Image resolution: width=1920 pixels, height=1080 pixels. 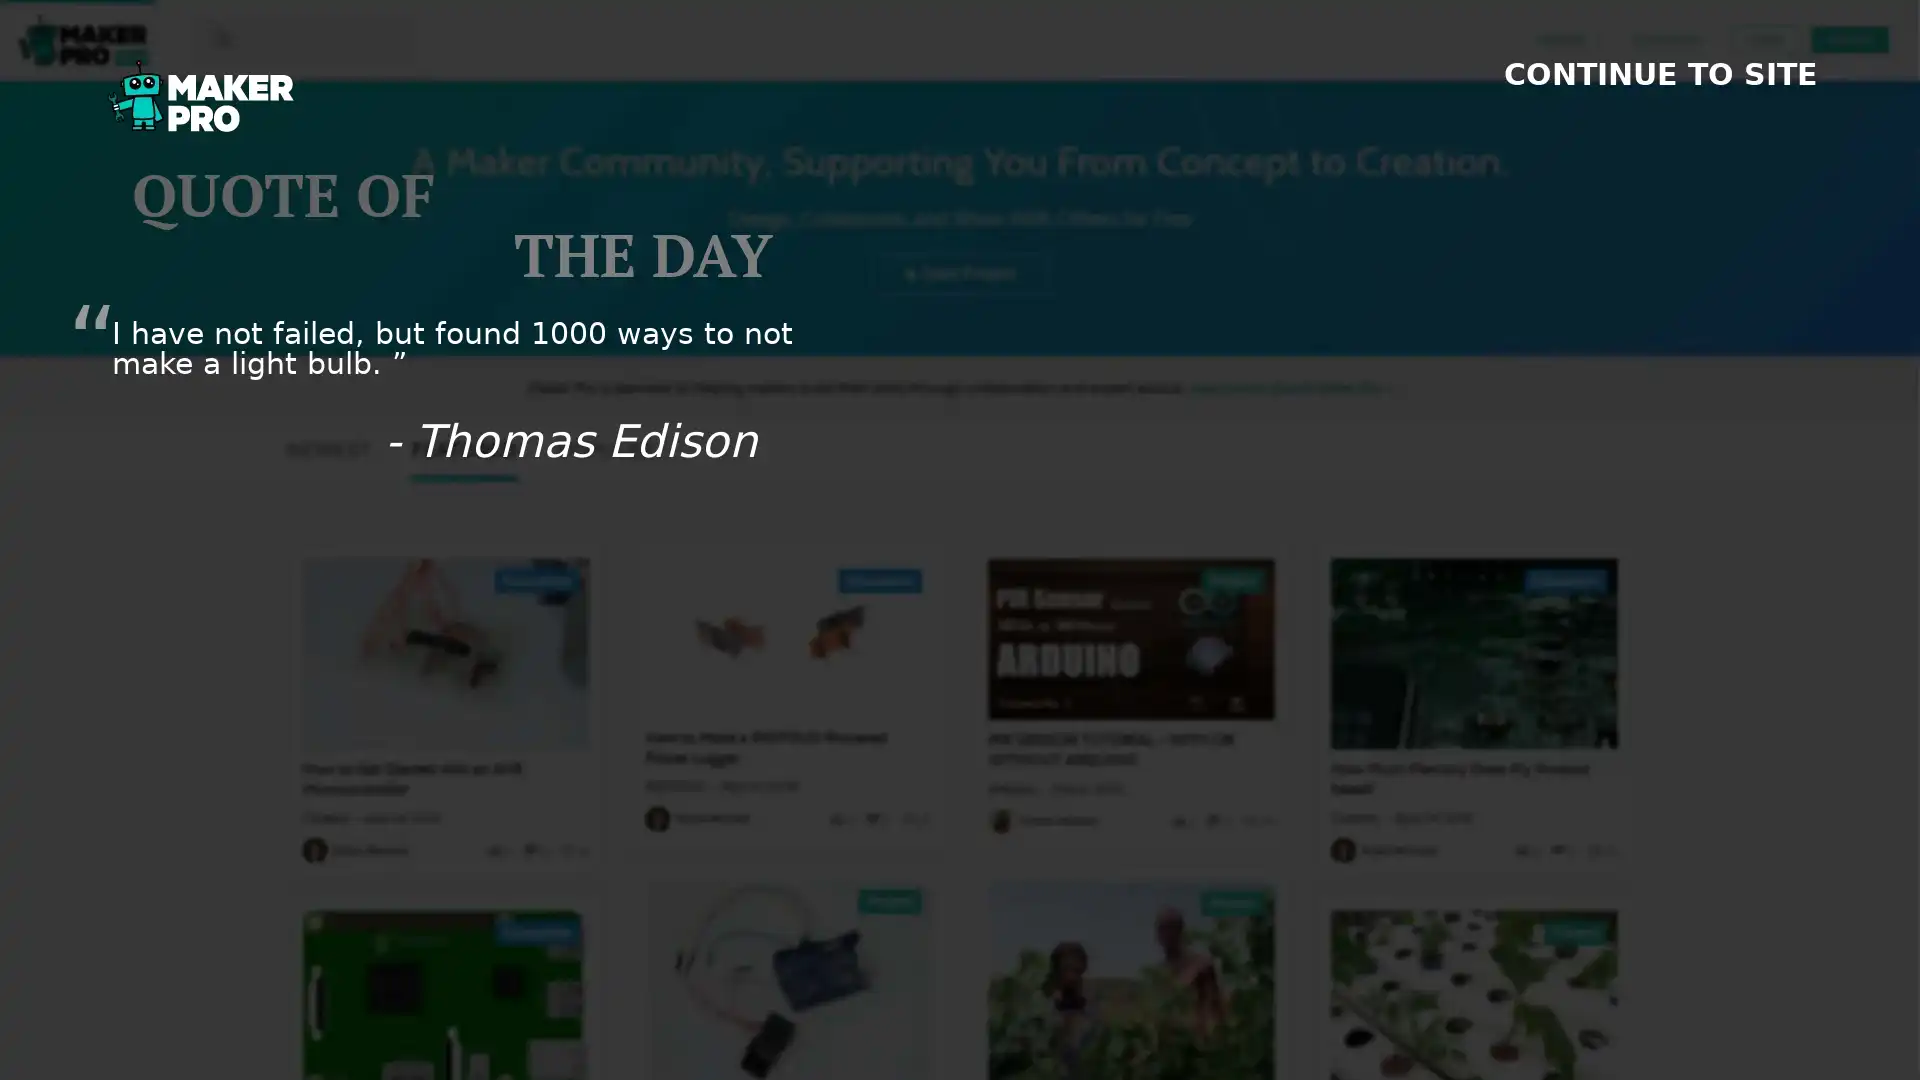 I want to click on search, so click(x=209, y=38).